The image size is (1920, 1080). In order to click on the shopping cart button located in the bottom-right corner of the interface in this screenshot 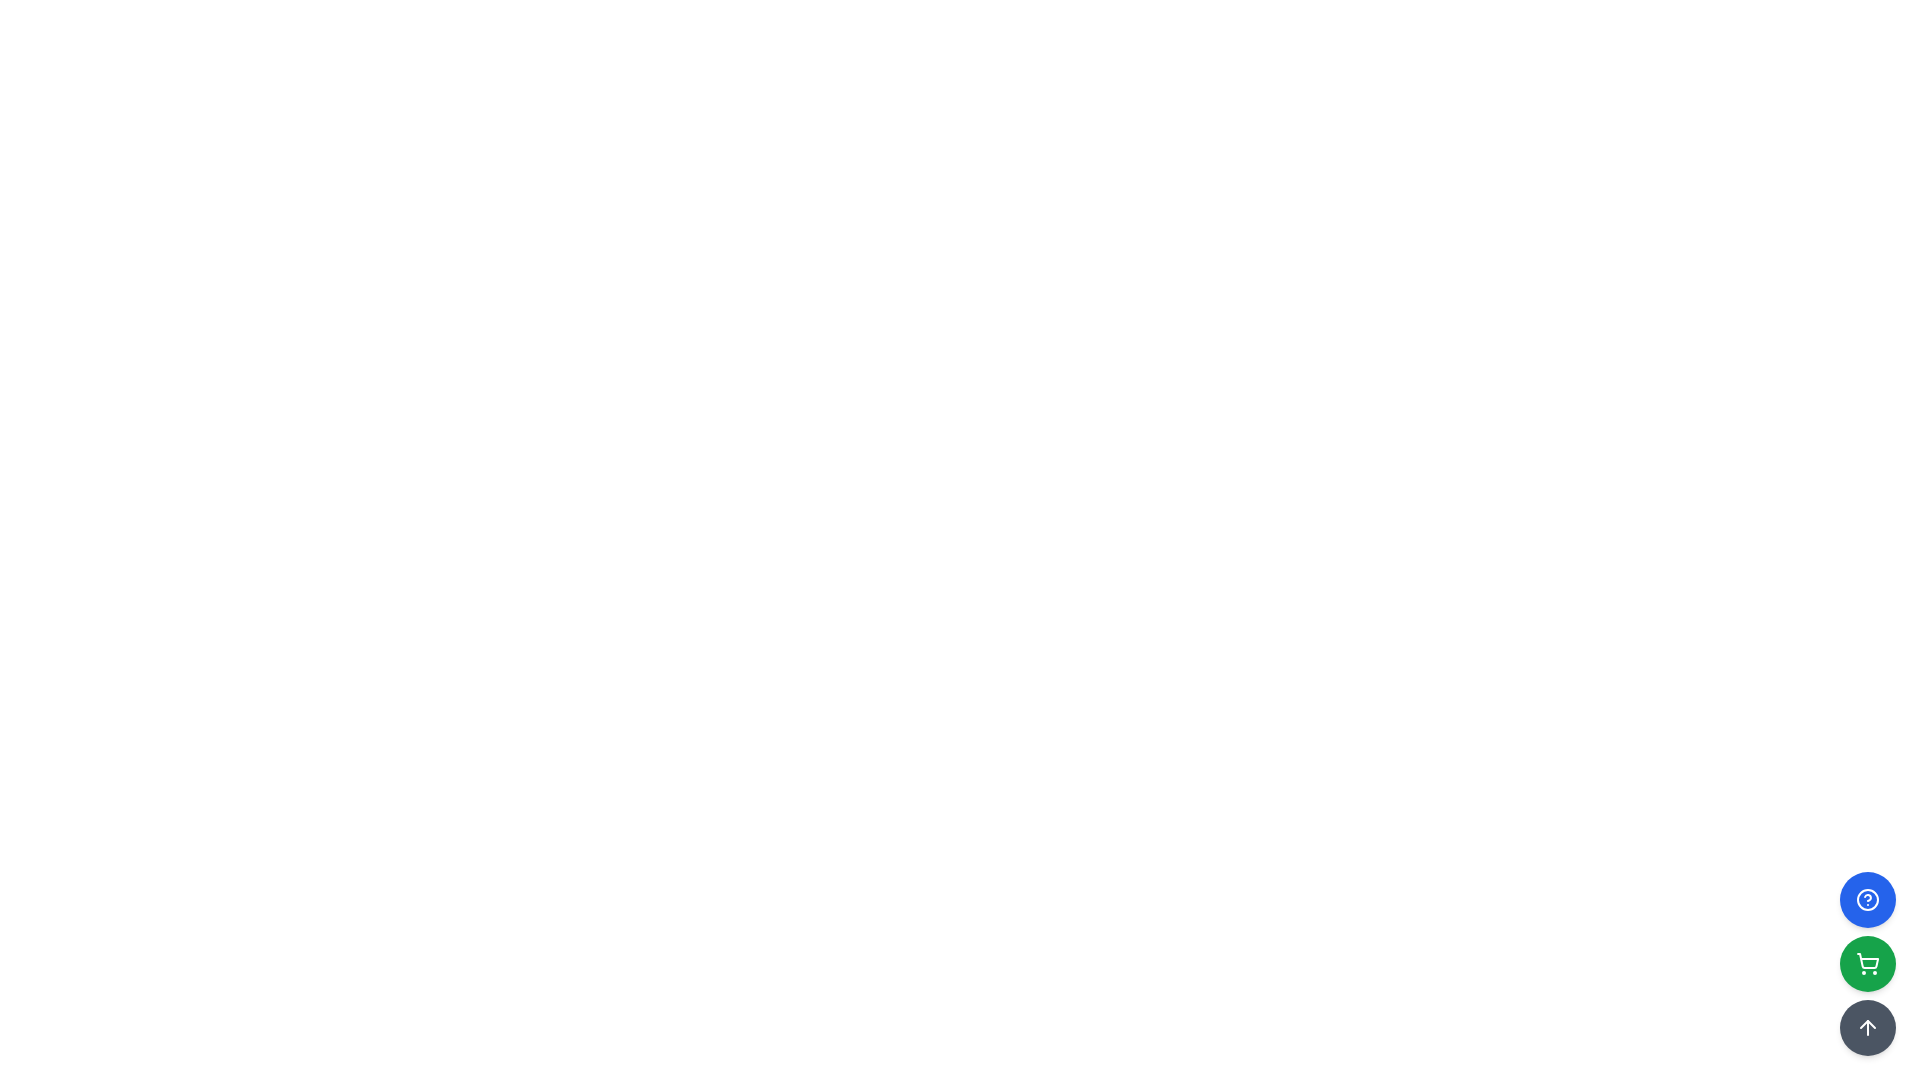, I will do `click(1866, 963)`.